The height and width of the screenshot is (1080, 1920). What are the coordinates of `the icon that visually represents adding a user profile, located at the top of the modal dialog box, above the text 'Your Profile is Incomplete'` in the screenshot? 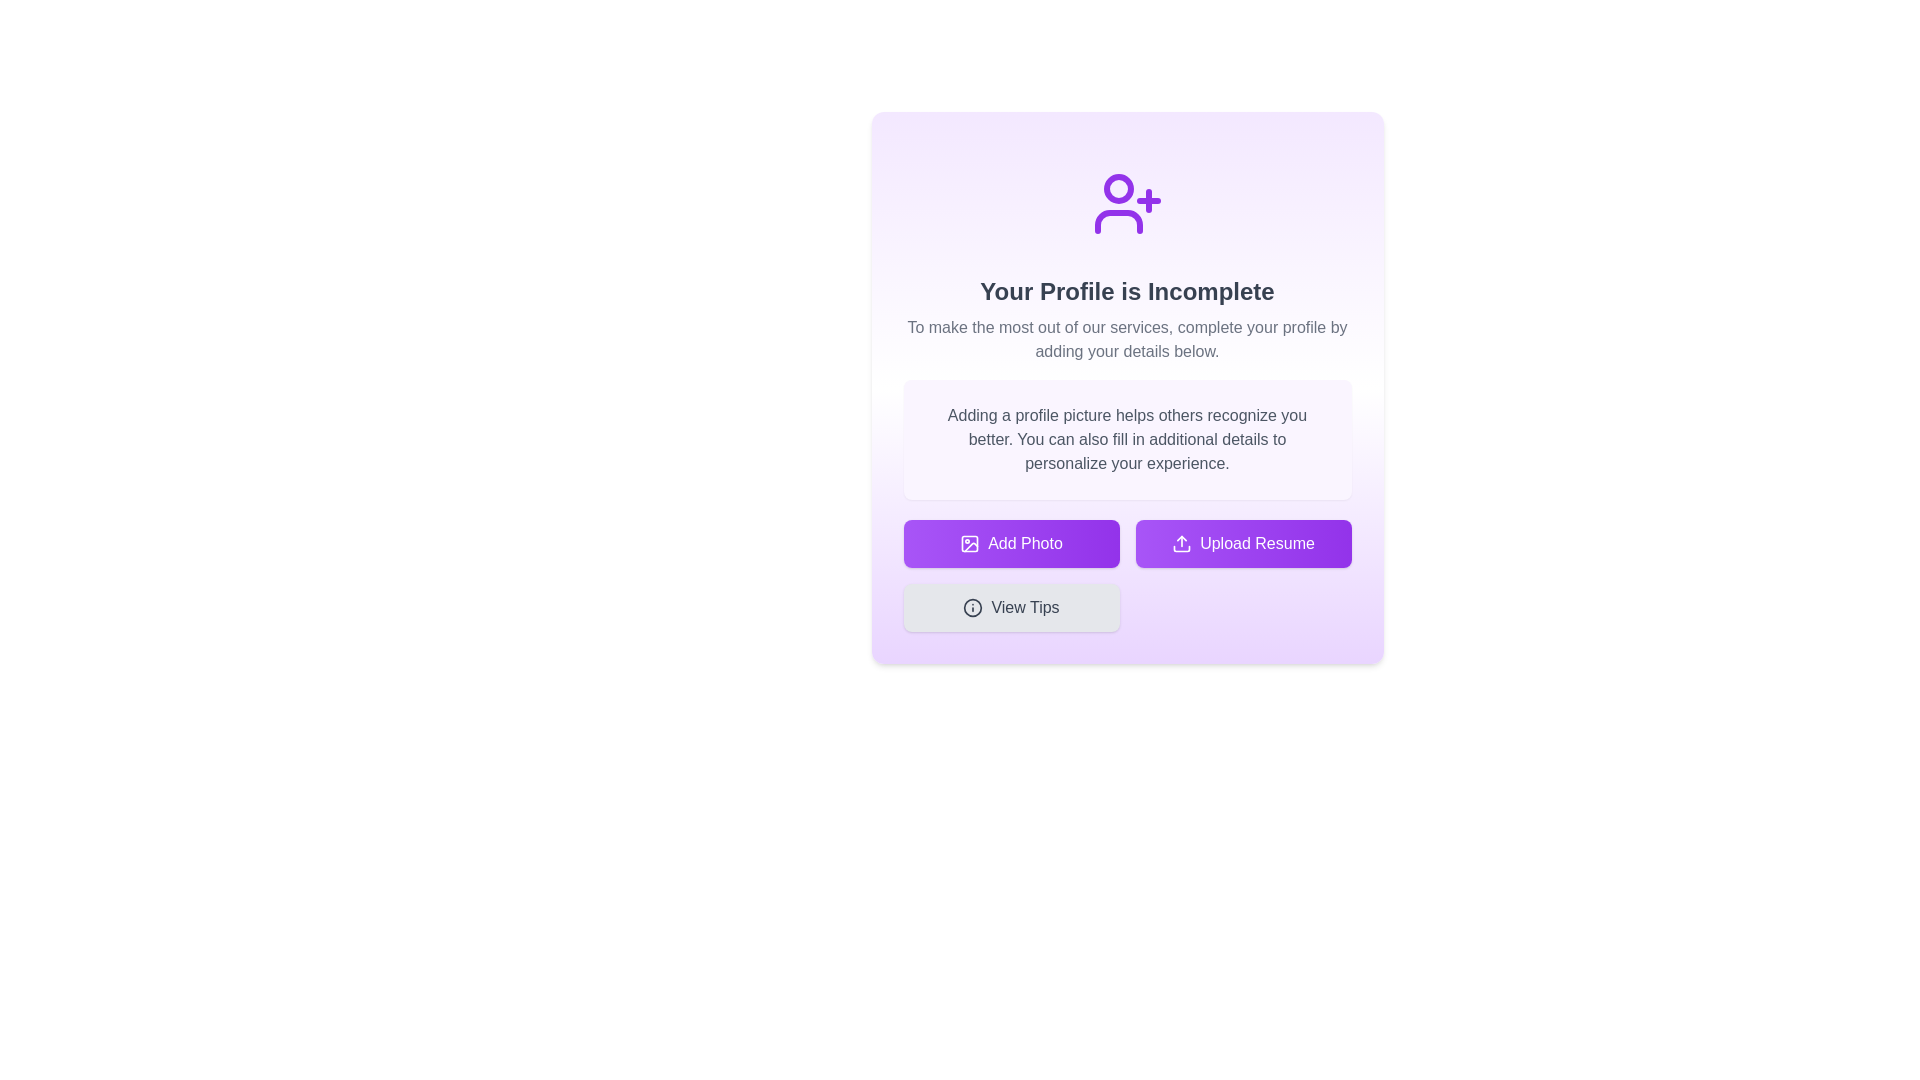 It's located at (1127, 204).